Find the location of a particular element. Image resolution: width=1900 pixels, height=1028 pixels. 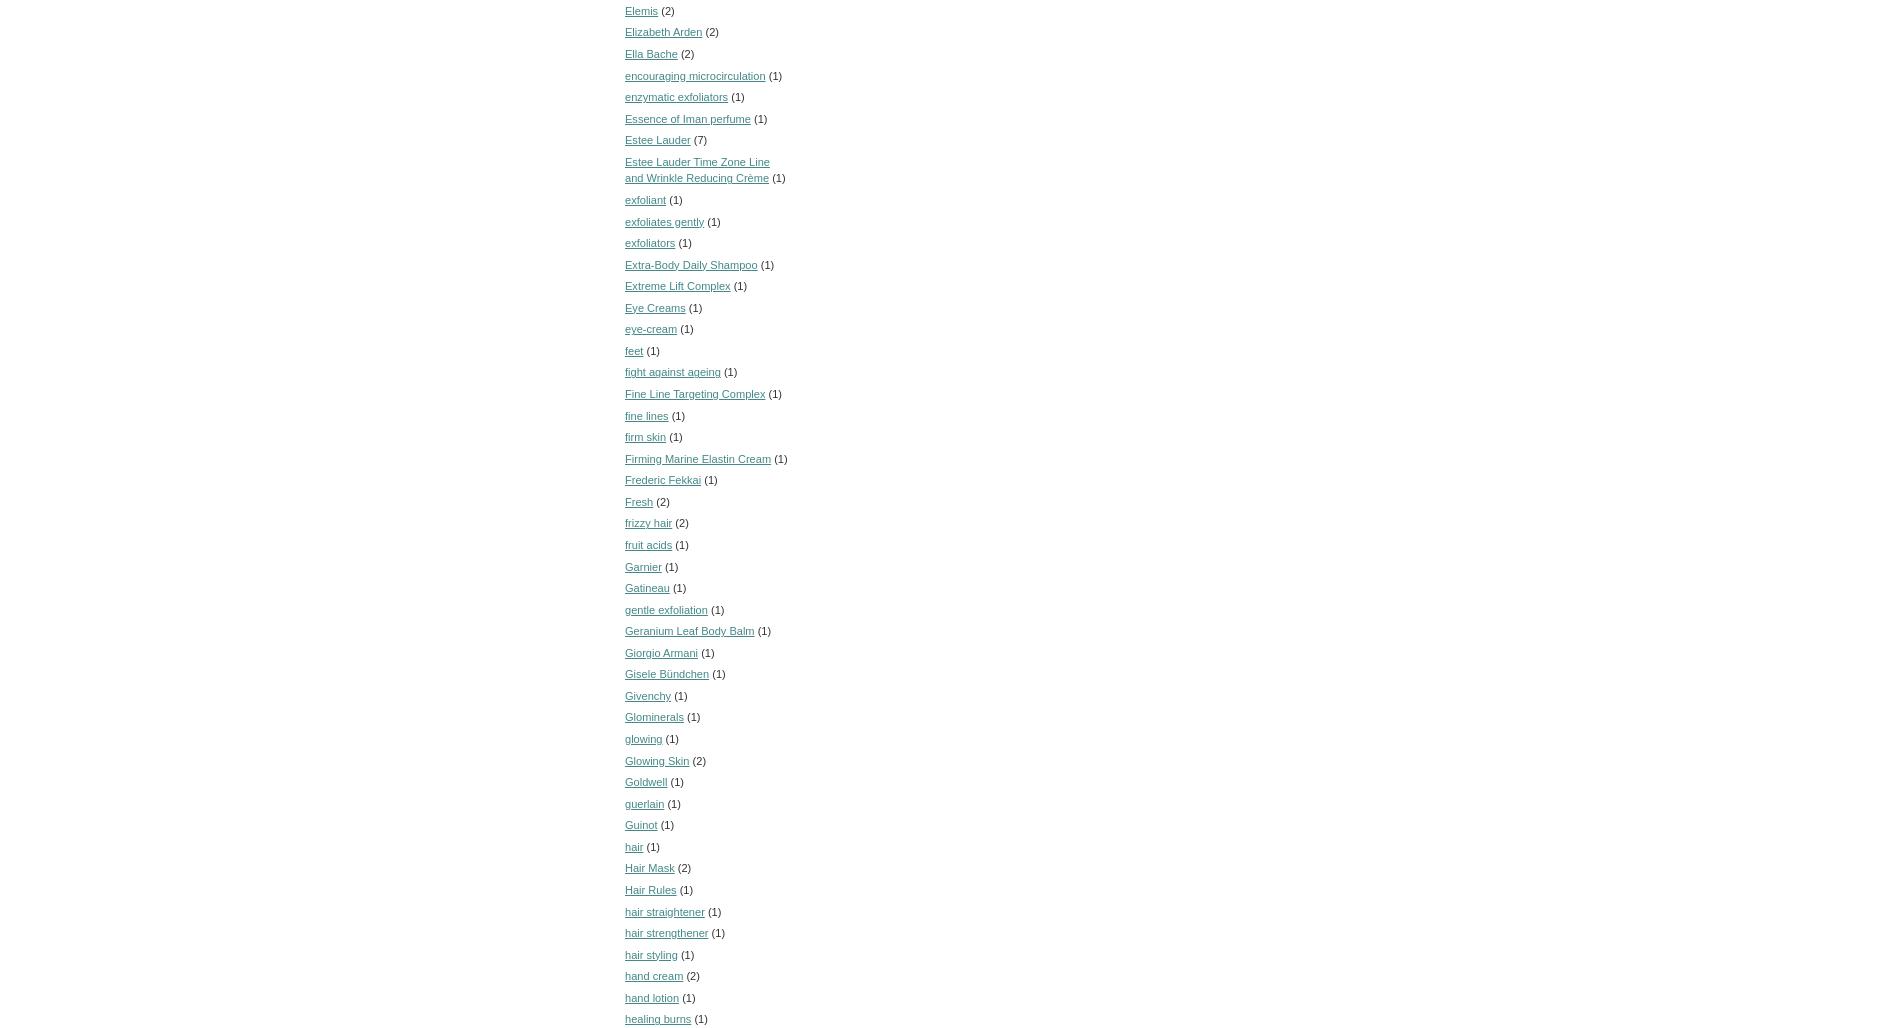

'hair' is located at coordinates (624, 845).